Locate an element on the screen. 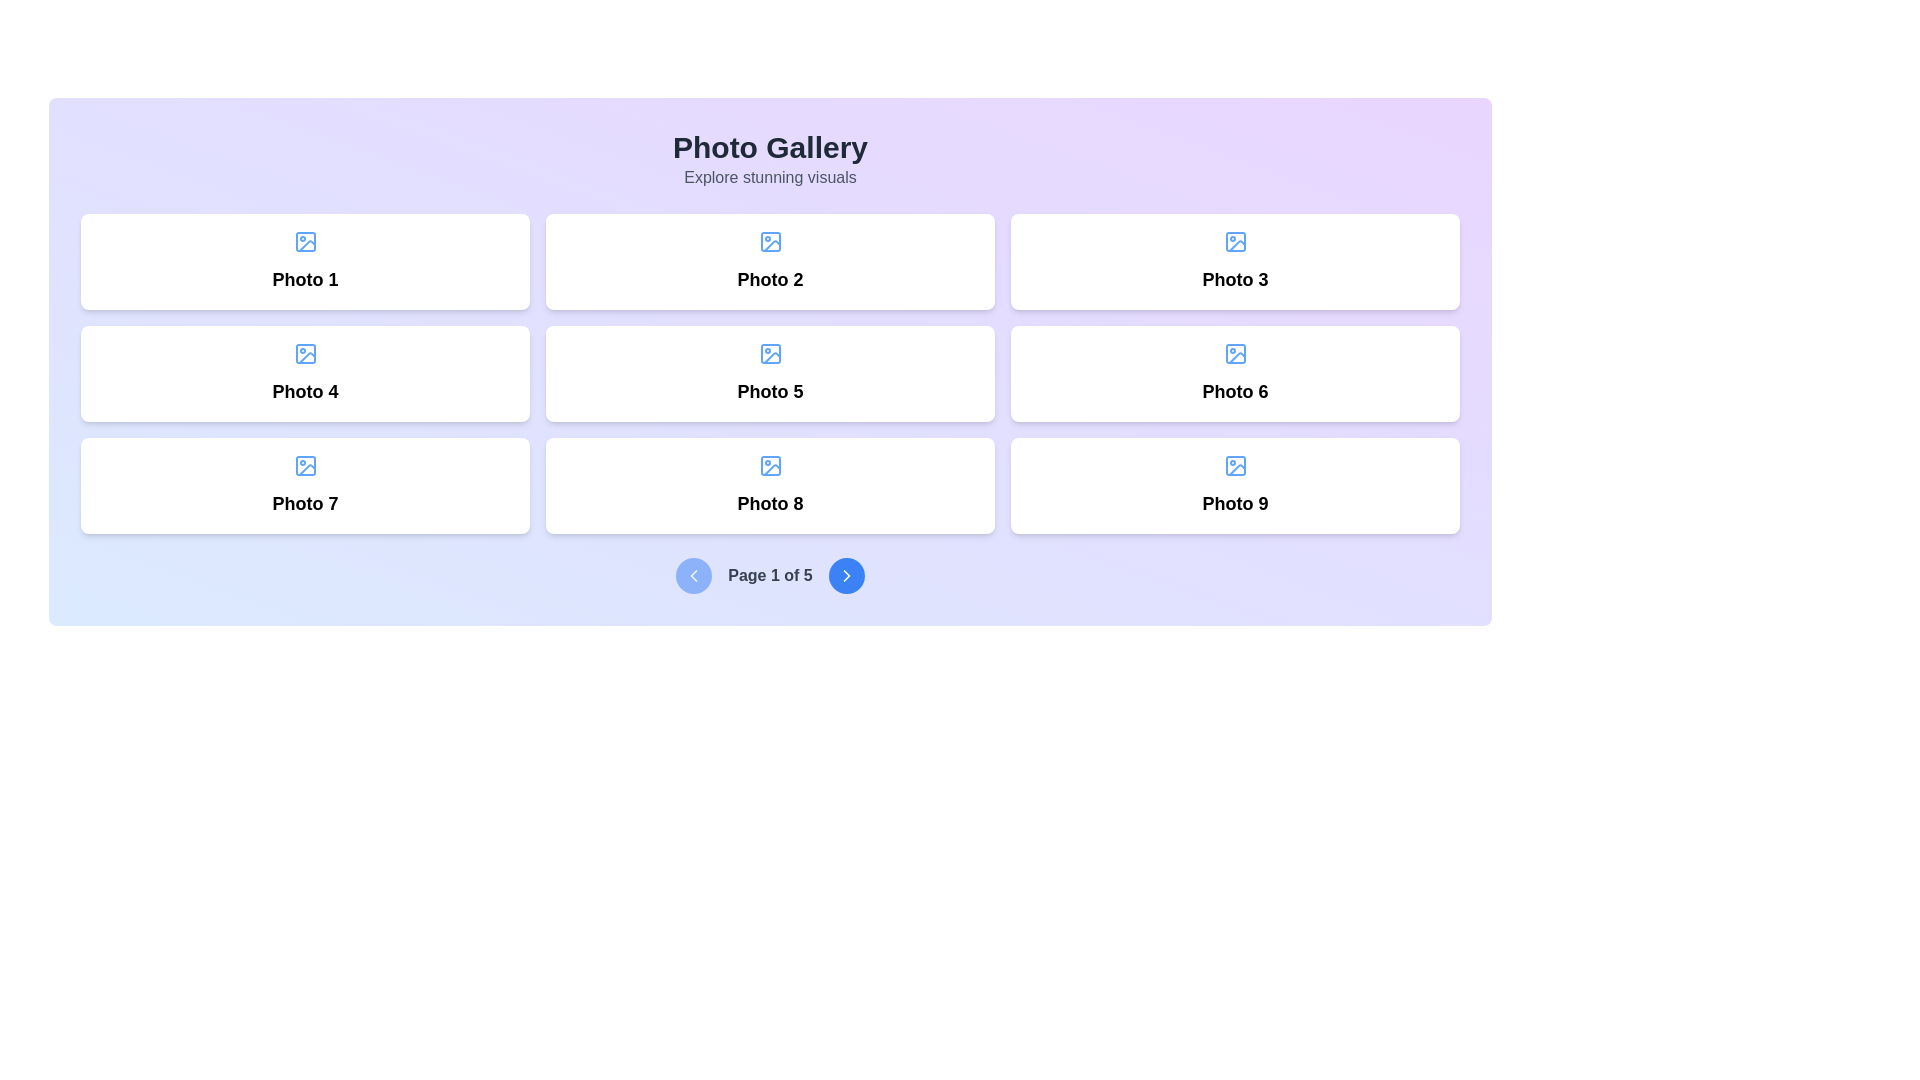 This screenshot has height=1080, width=1920. the placeholder icon for the image located centrally within the card labeled 'Photo 9' is located at coordinates (1234, 466).